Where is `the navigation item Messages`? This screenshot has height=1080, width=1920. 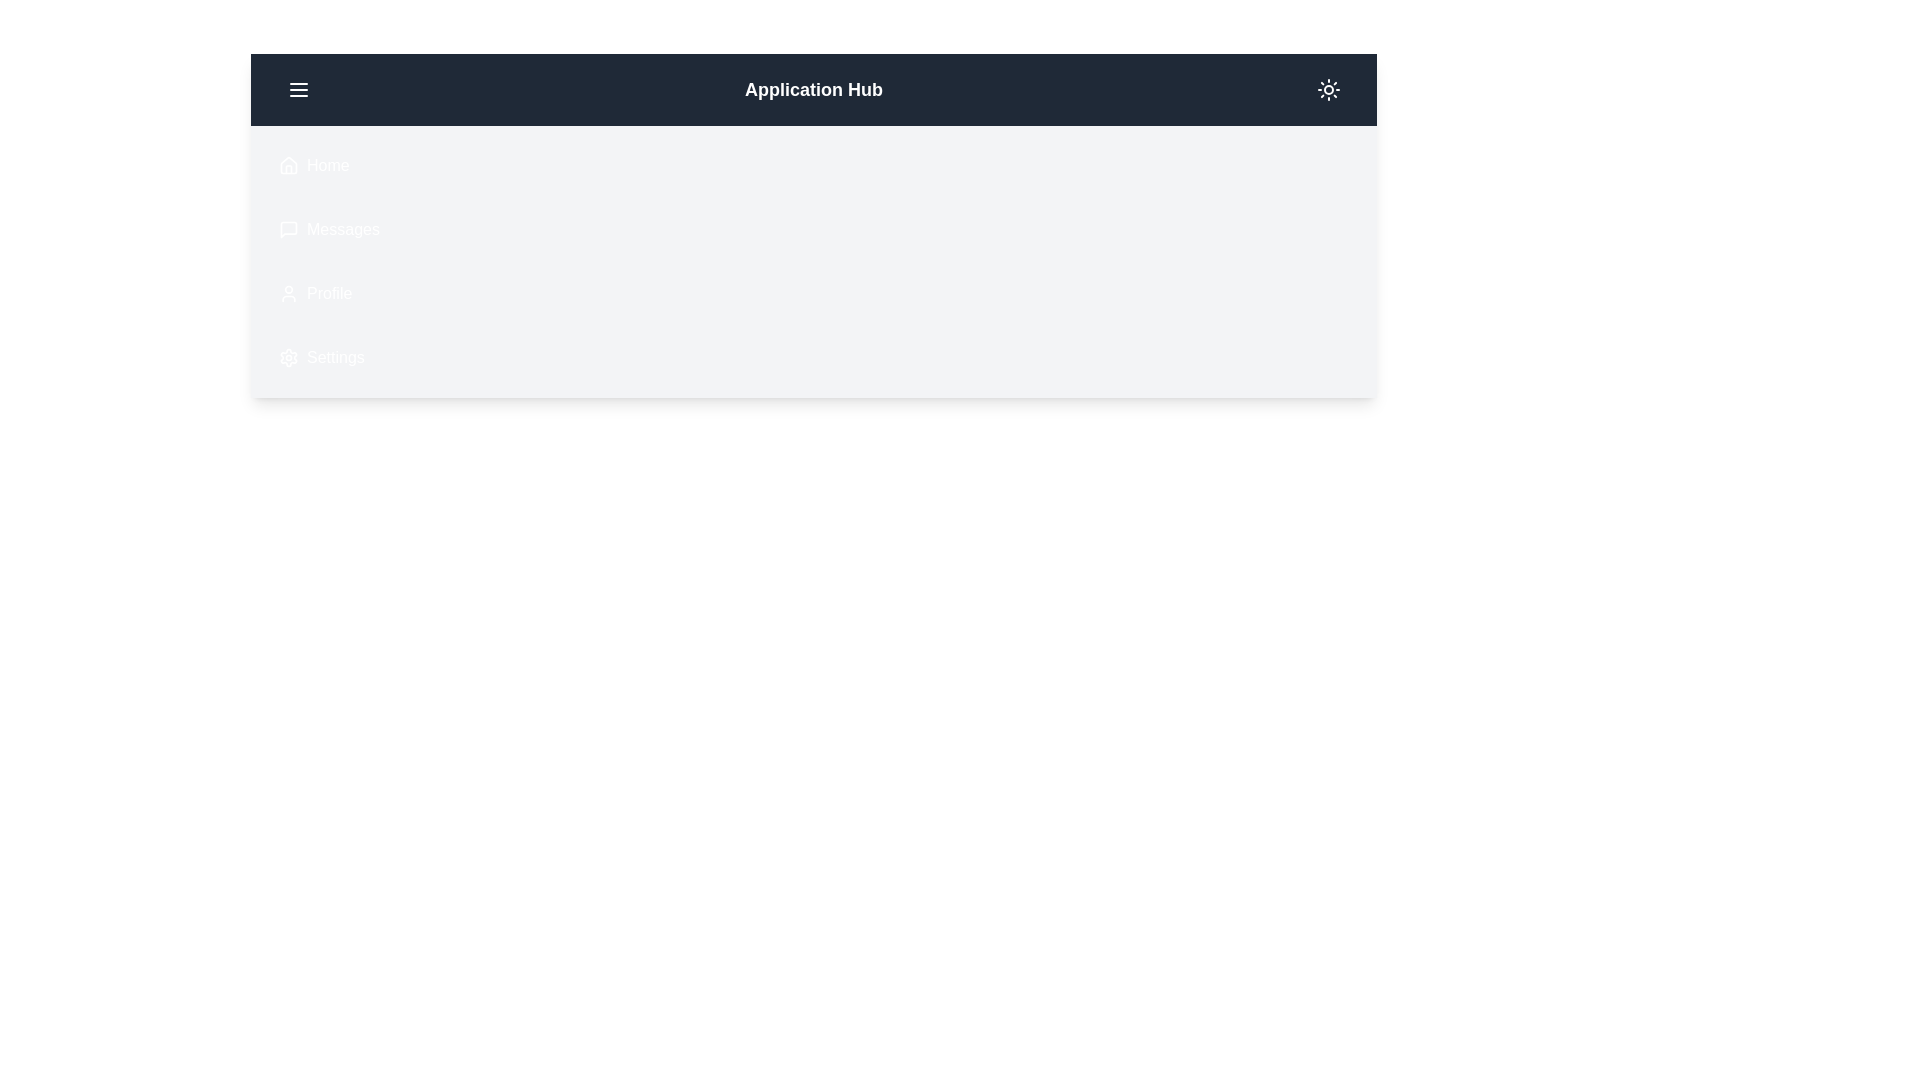
the navigation item Messages is located at coordinates (266, 229).